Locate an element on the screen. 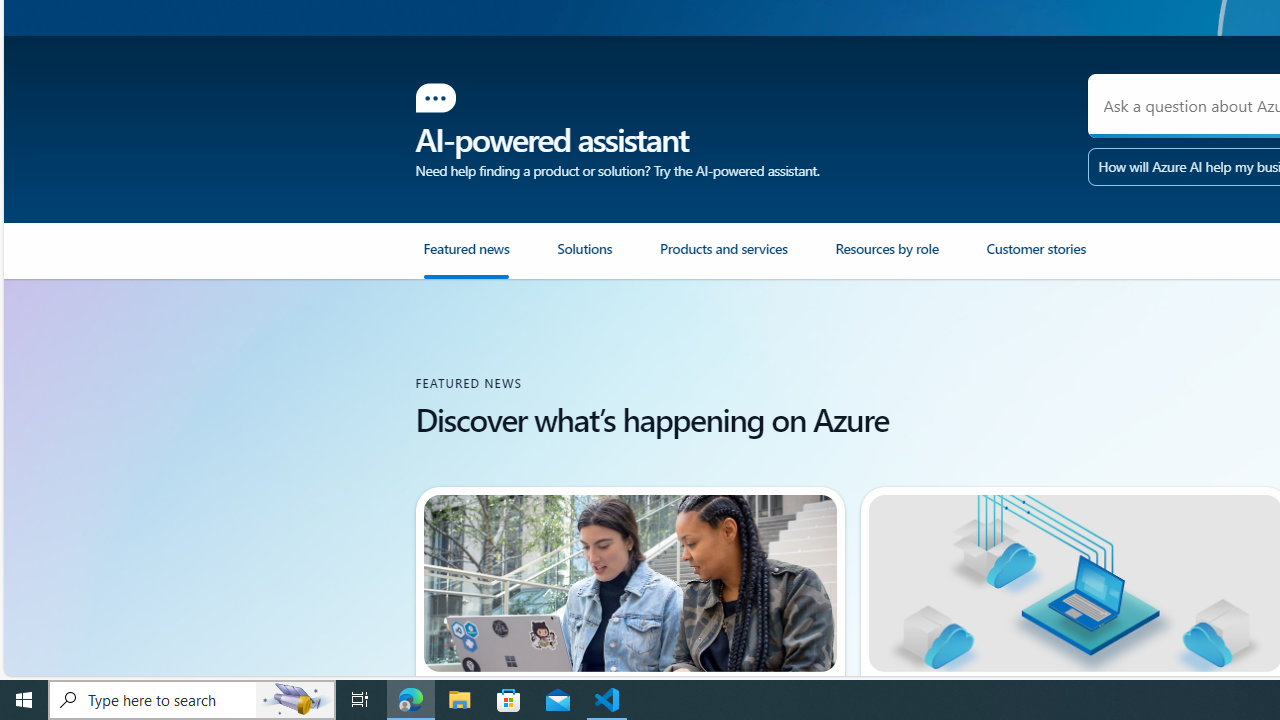  'Resources by role' is located at coordinates (909, 258).